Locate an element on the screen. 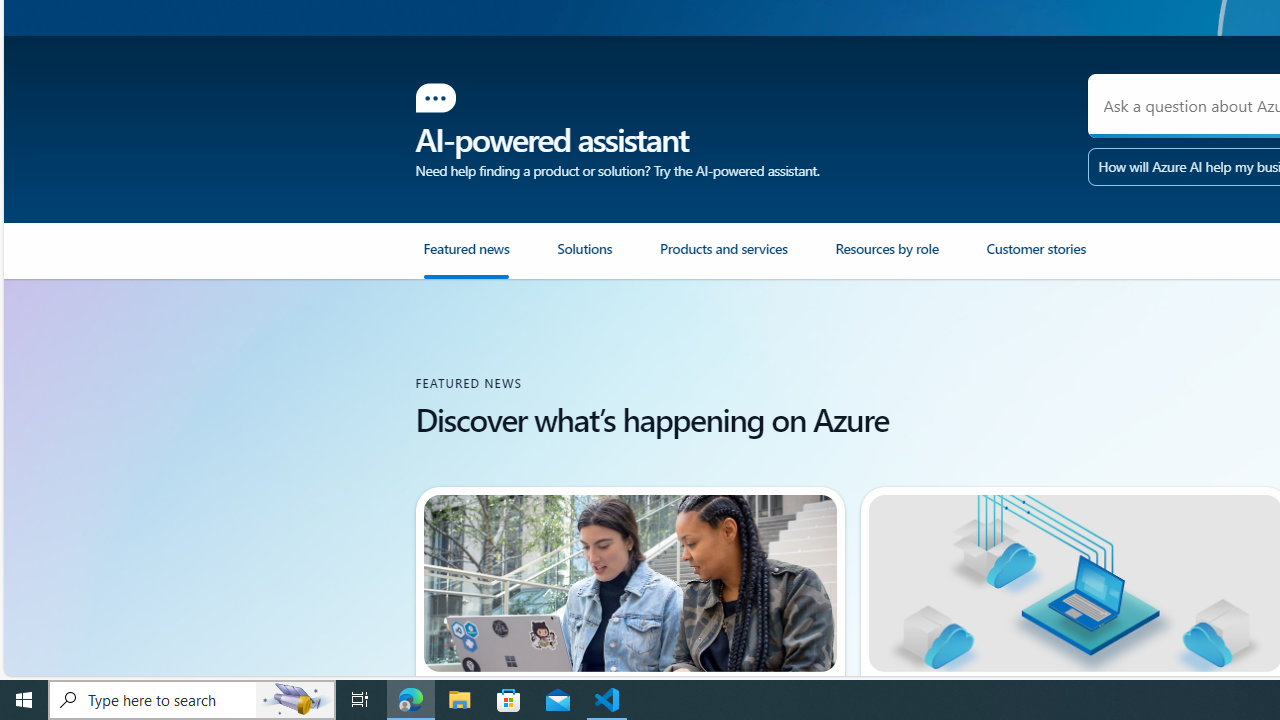  'Resources by role' is located at coordinates (909, 258).